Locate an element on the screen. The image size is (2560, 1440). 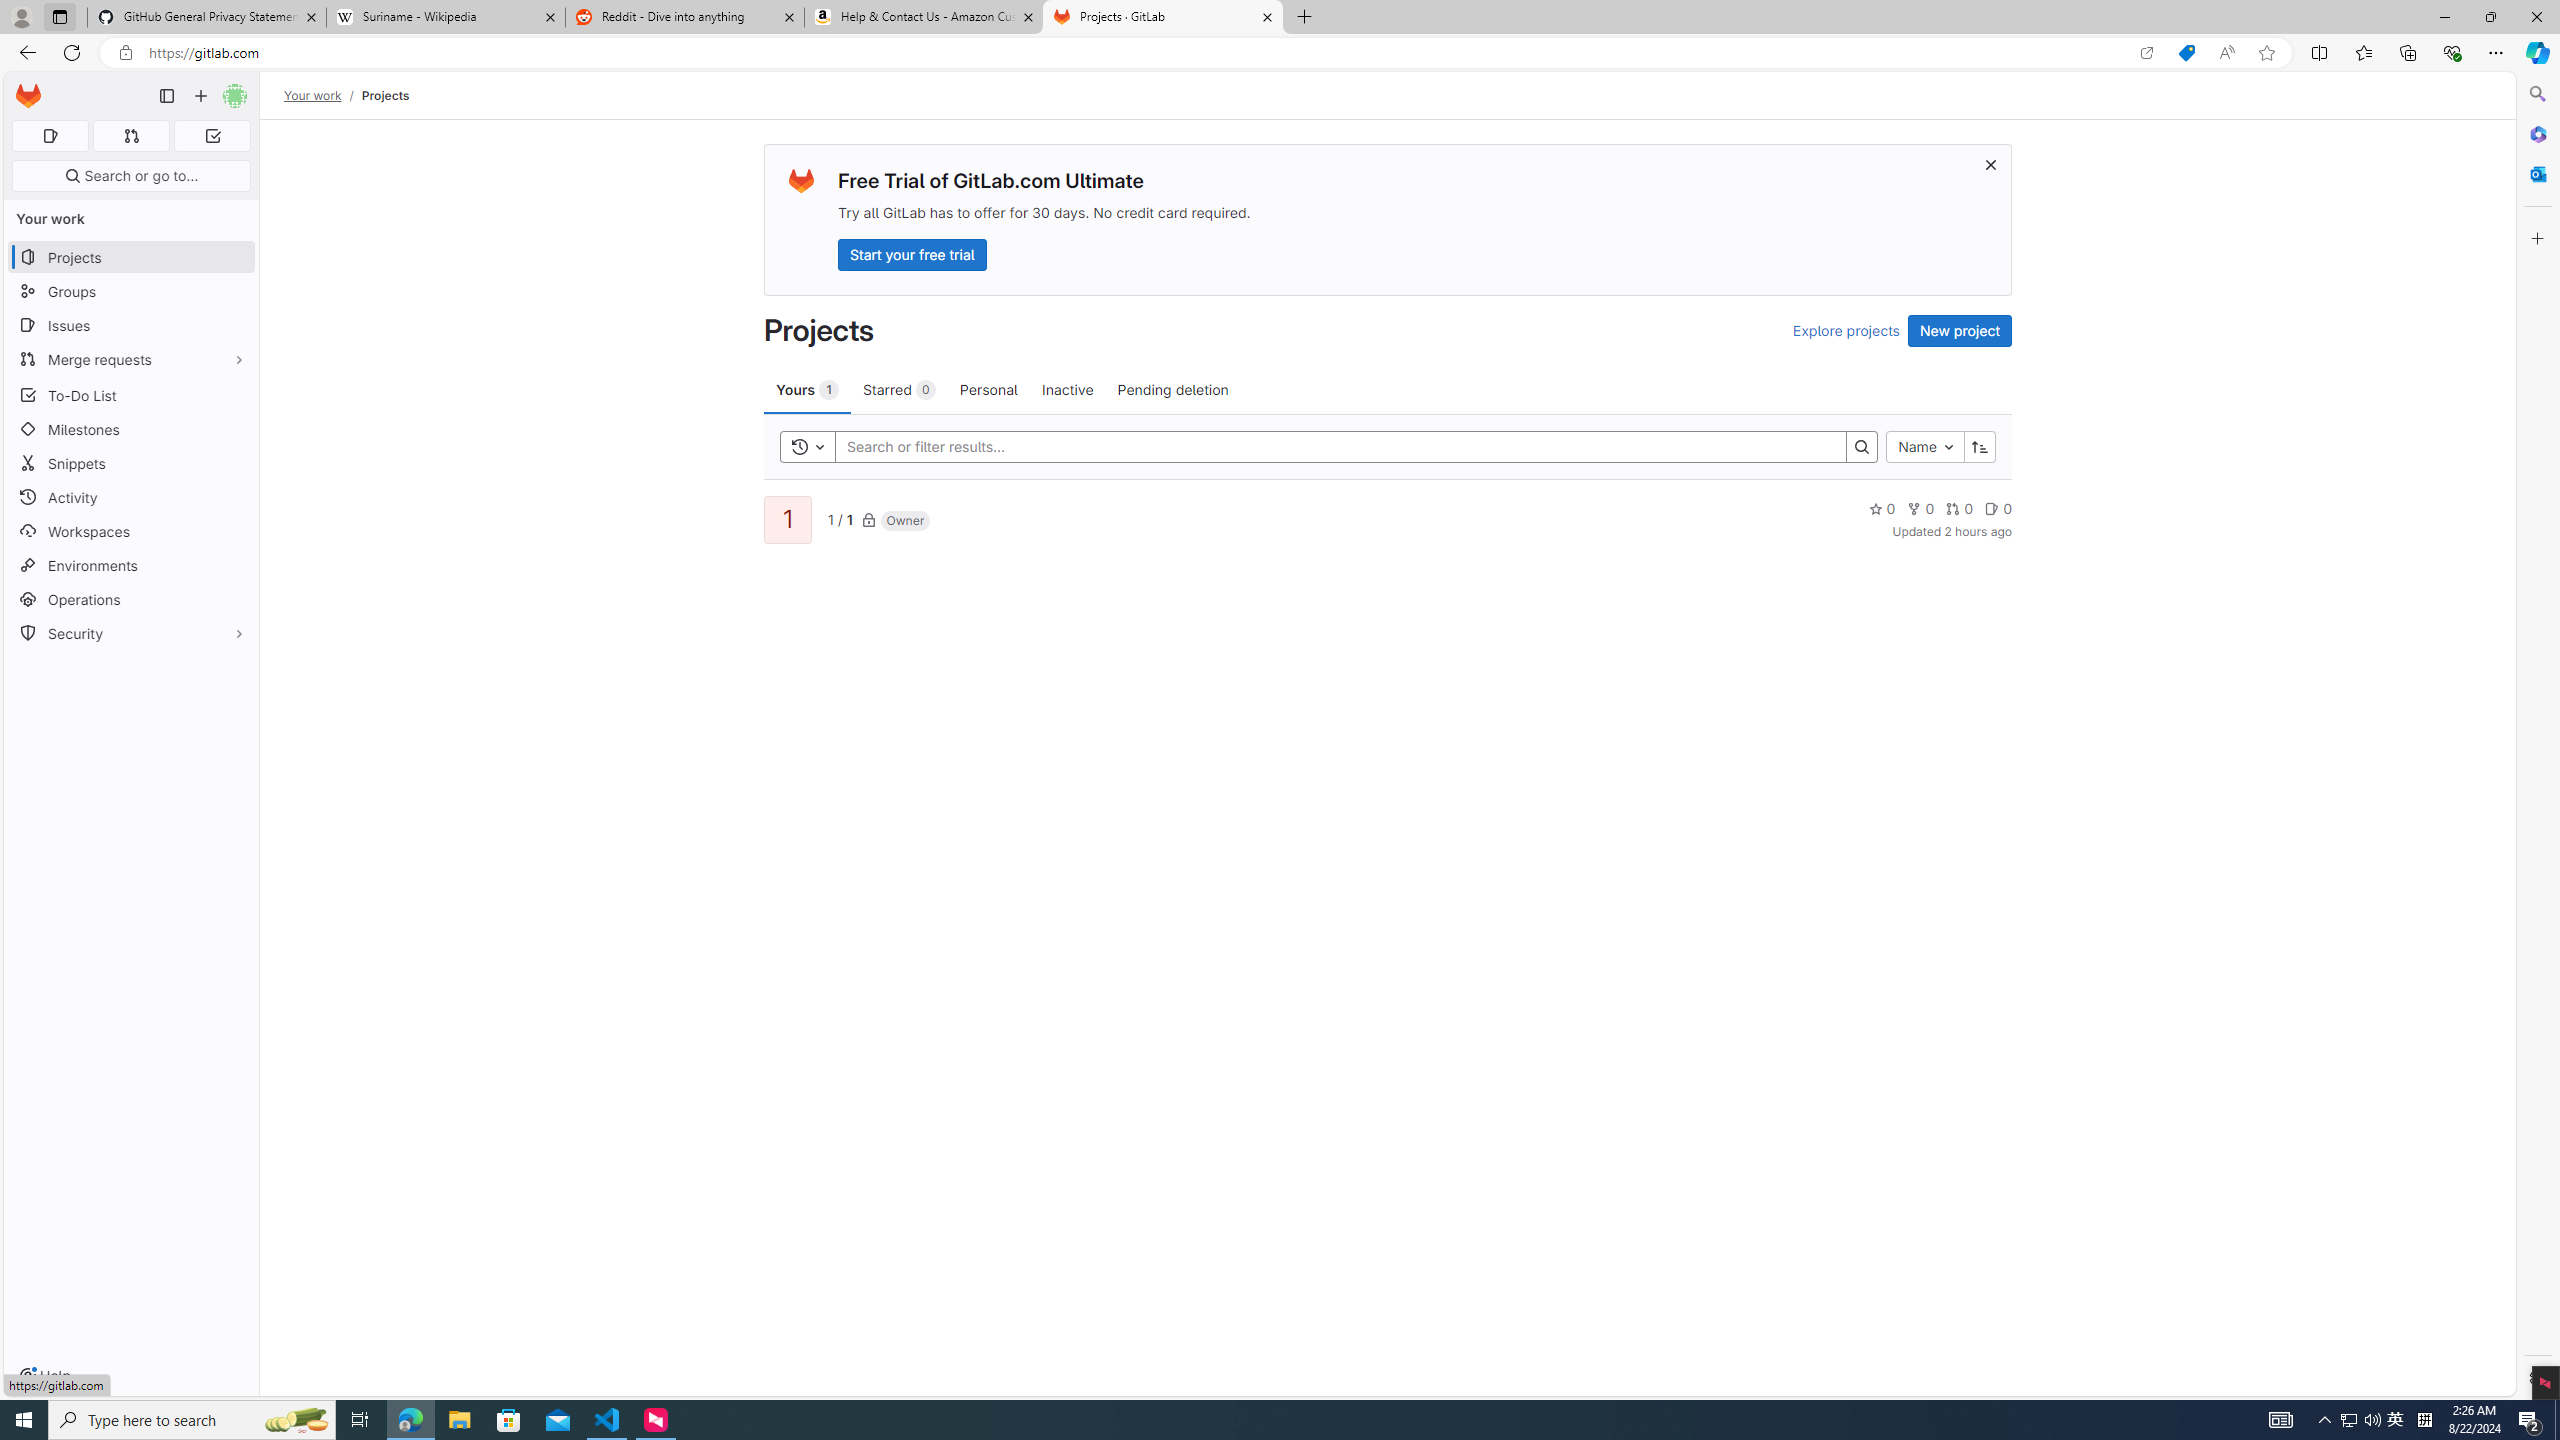
'Operations' is located at coordinates (130, 598).